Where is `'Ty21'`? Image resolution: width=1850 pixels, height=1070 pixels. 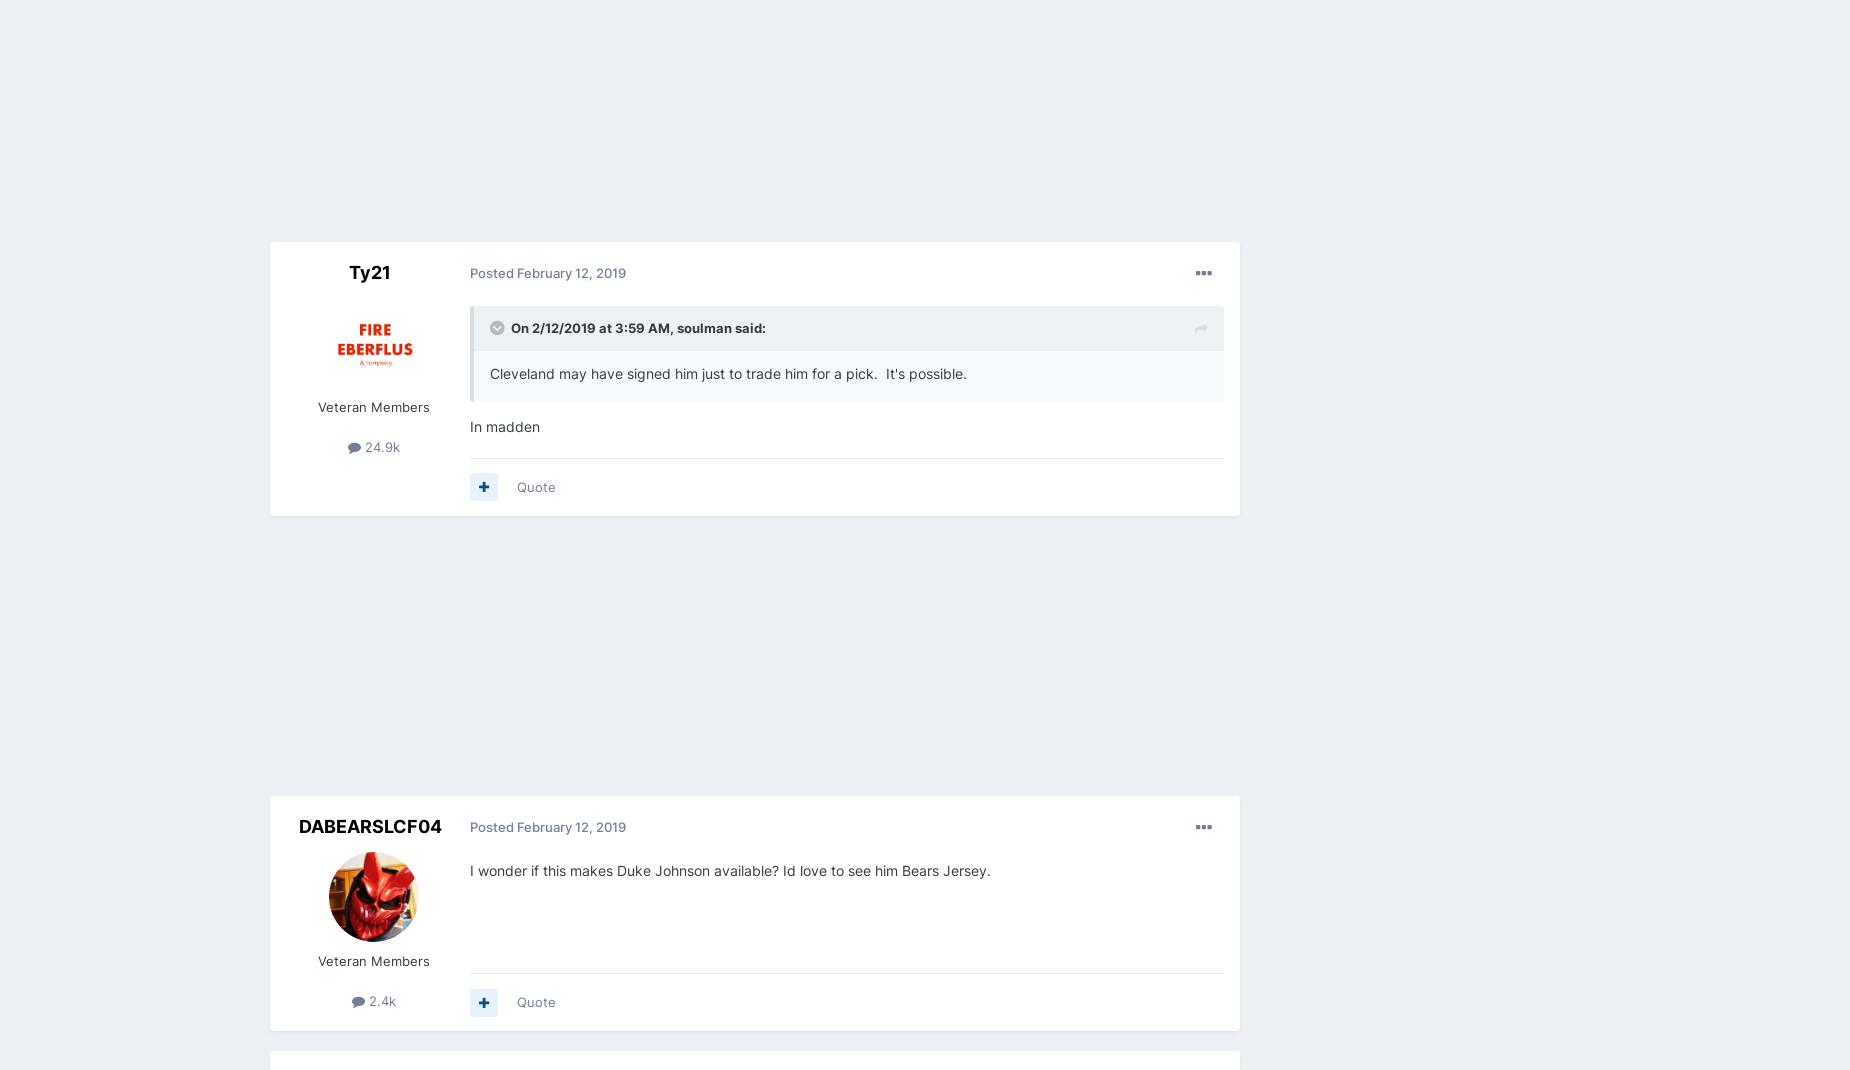
'Ty21' is located at coordinates (347, 272).